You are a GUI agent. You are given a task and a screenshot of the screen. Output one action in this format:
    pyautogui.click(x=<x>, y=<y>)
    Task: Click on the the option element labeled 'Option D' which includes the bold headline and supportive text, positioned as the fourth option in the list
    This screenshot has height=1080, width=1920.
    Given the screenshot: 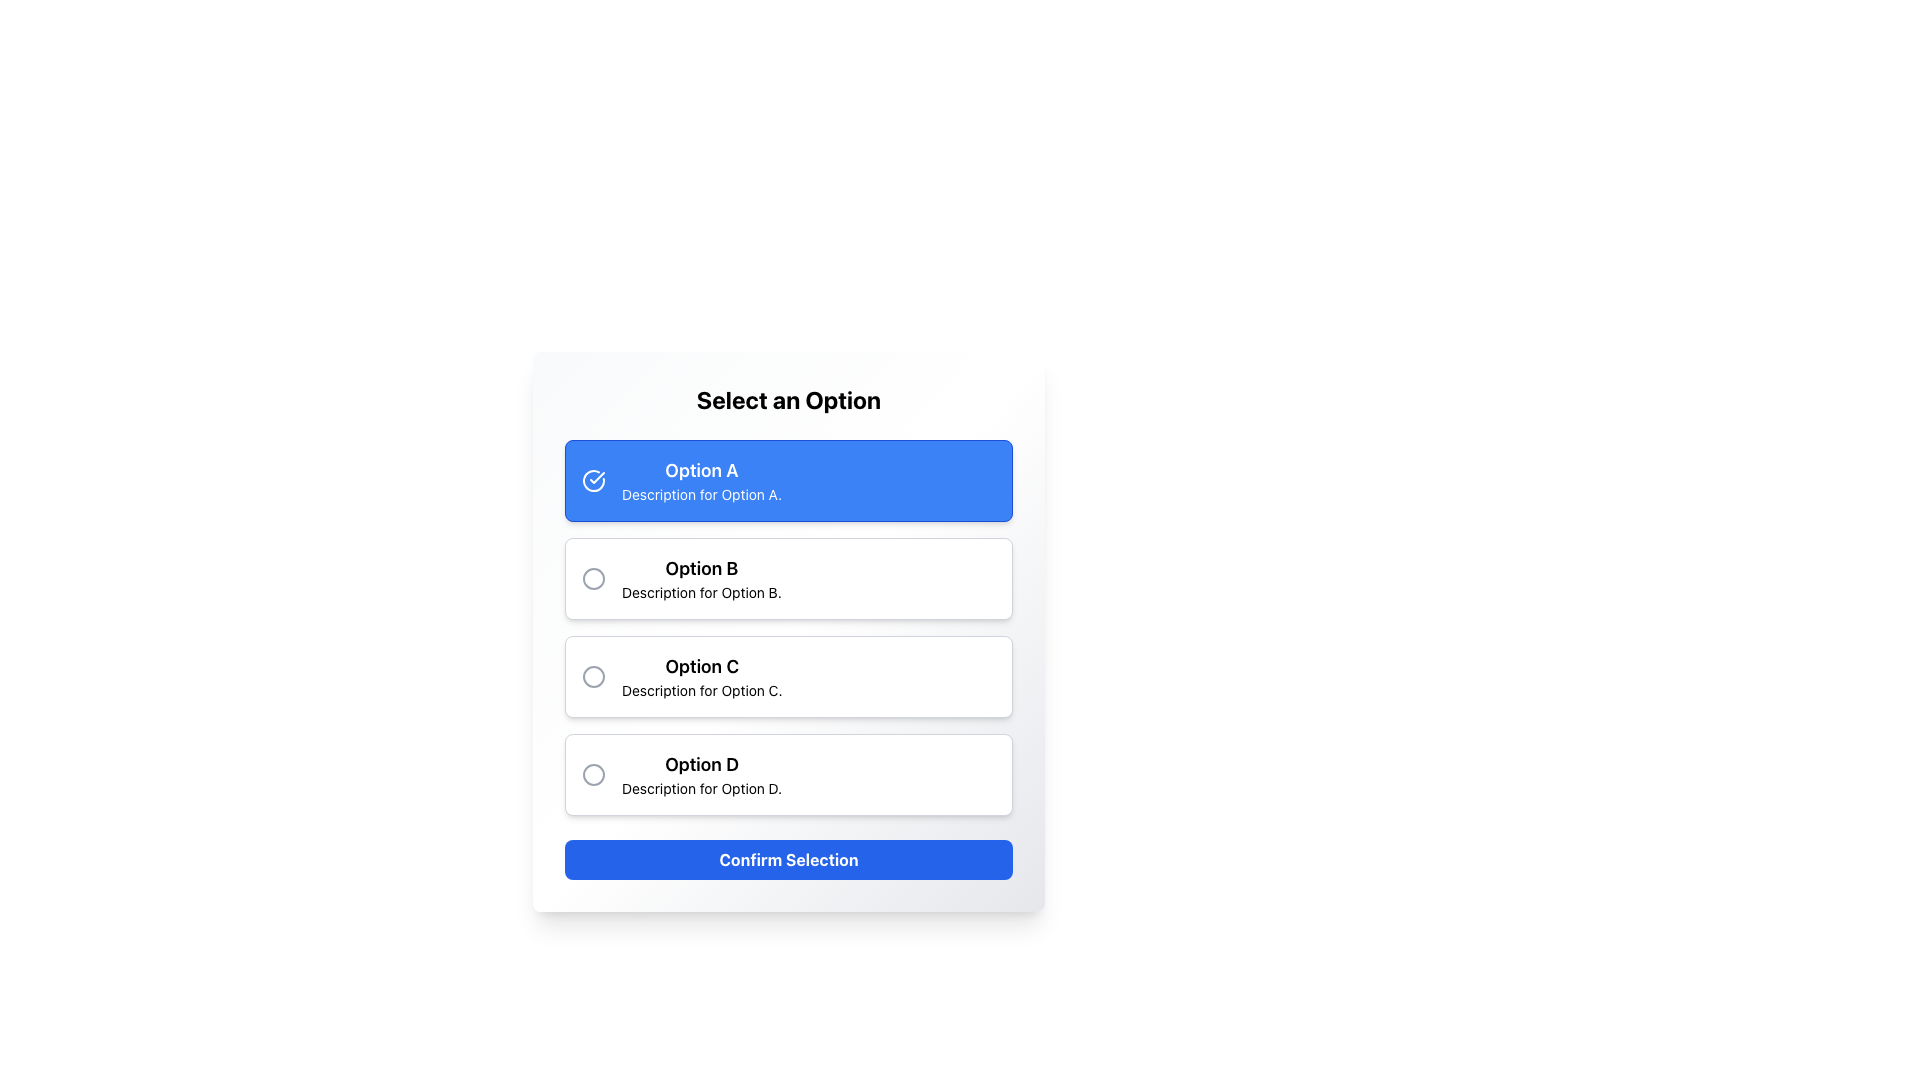 What is the action you would take?
    pyautogui.click(x=702, y=774)
    